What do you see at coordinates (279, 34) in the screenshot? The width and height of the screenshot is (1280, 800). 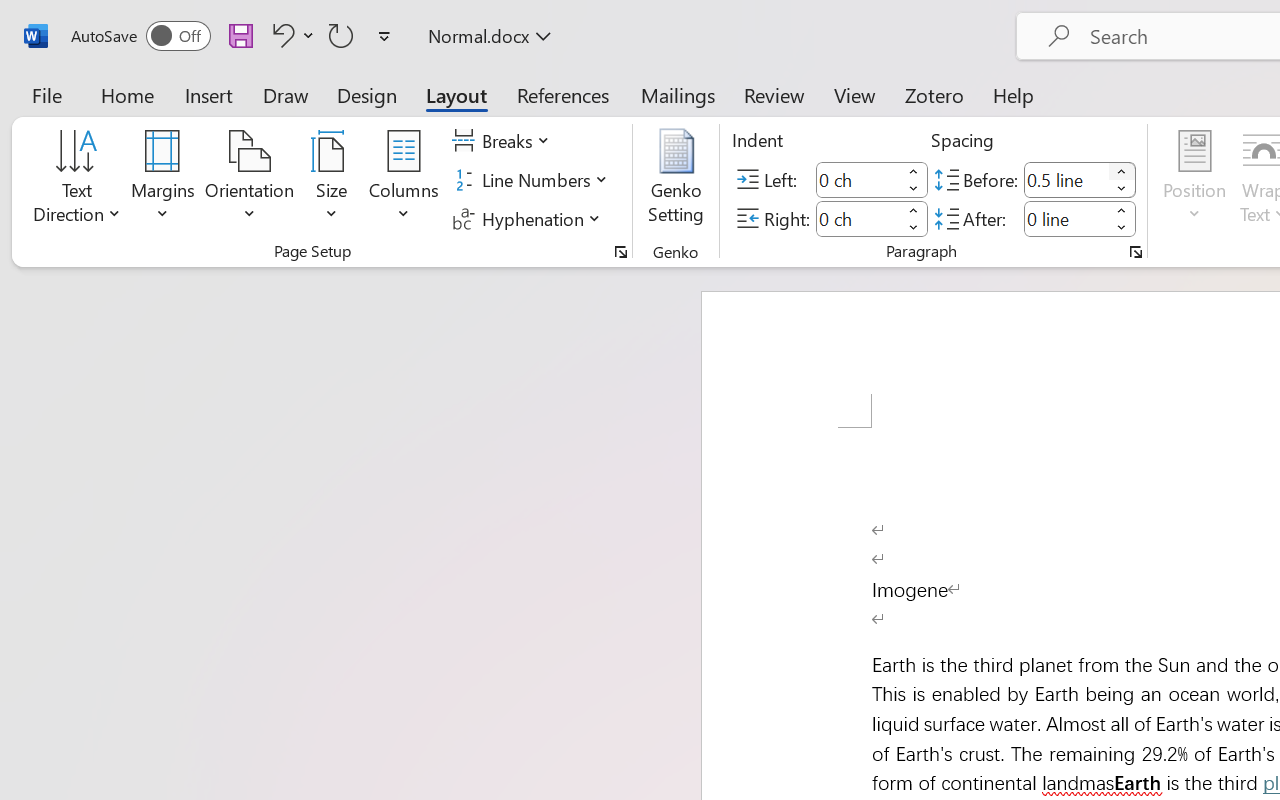 I see `'Undo Paragraph Formatting'` at bounding box center [279, 34].